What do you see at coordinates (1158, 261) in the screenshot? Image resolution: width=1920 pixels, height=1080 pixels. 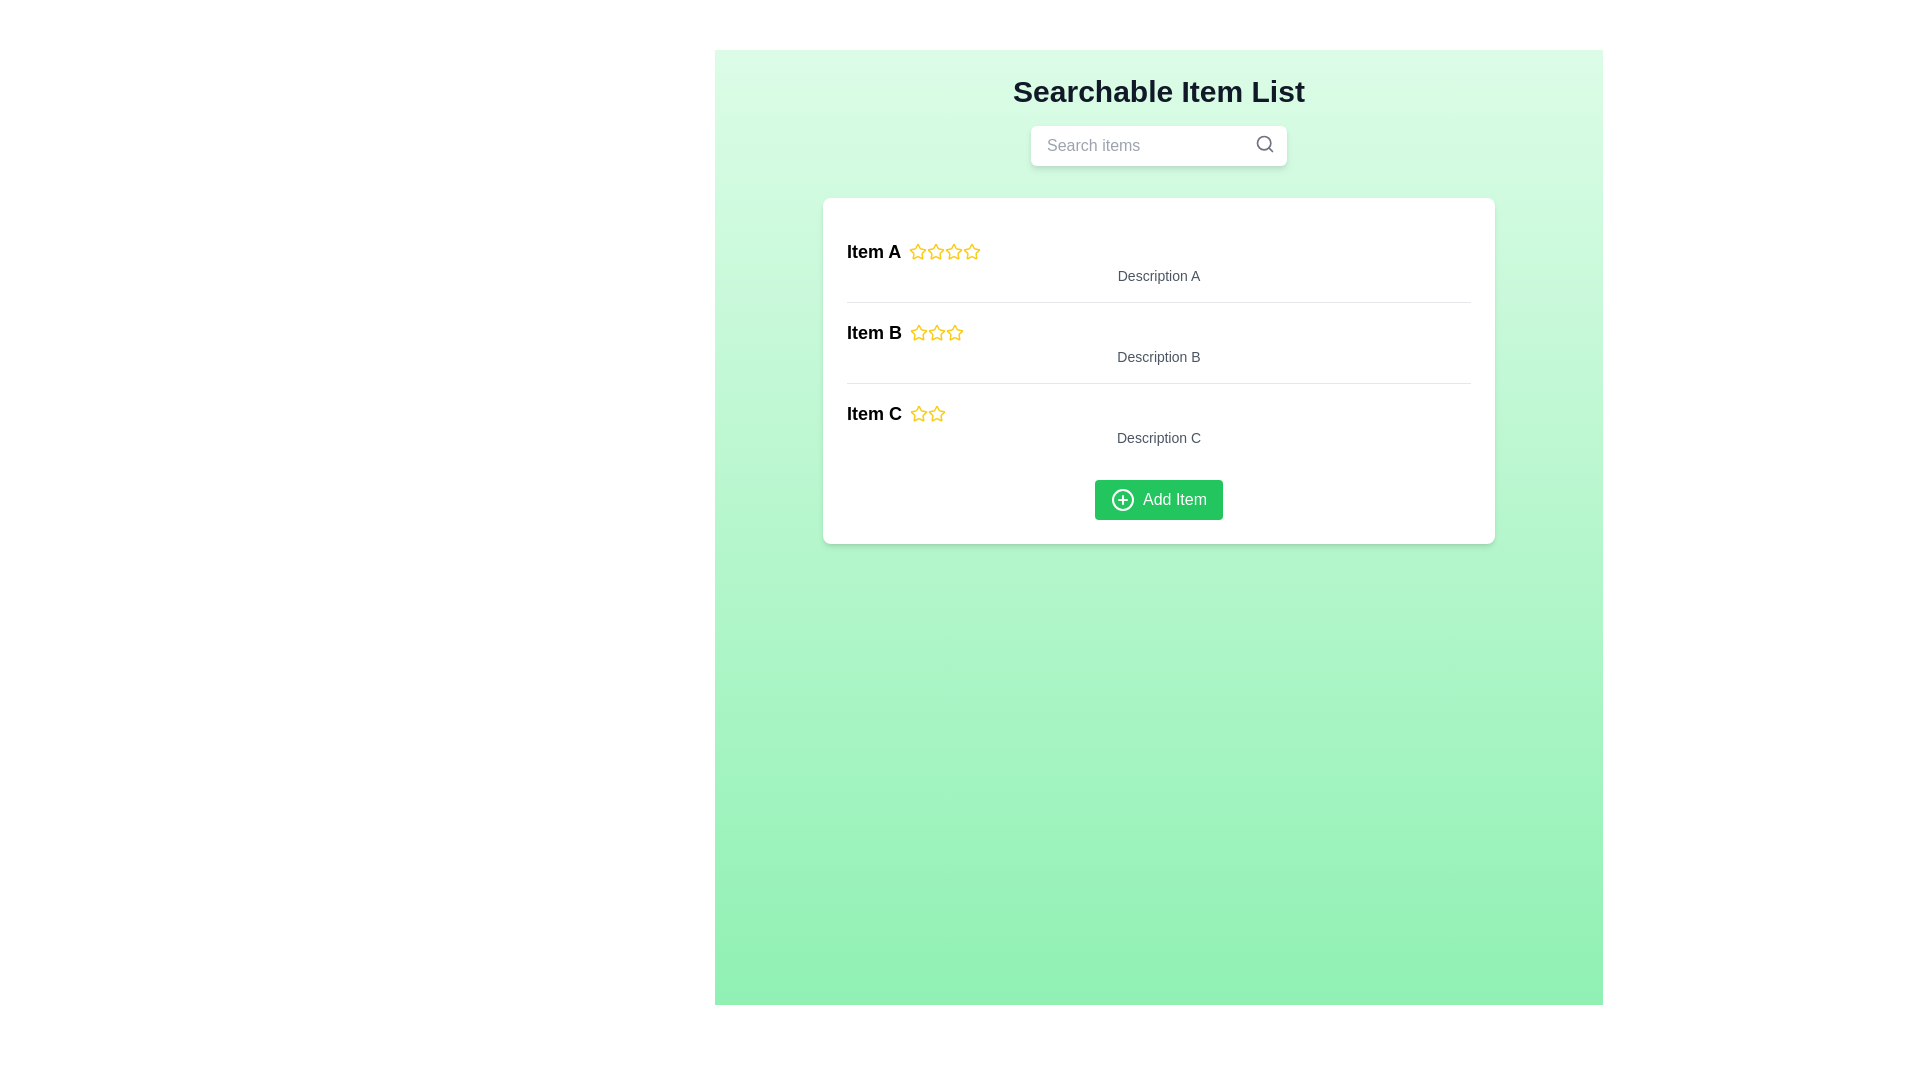 I see `the first list item containing bold text 'Item A' and yellow stars` at bounding box center [1158, 261].